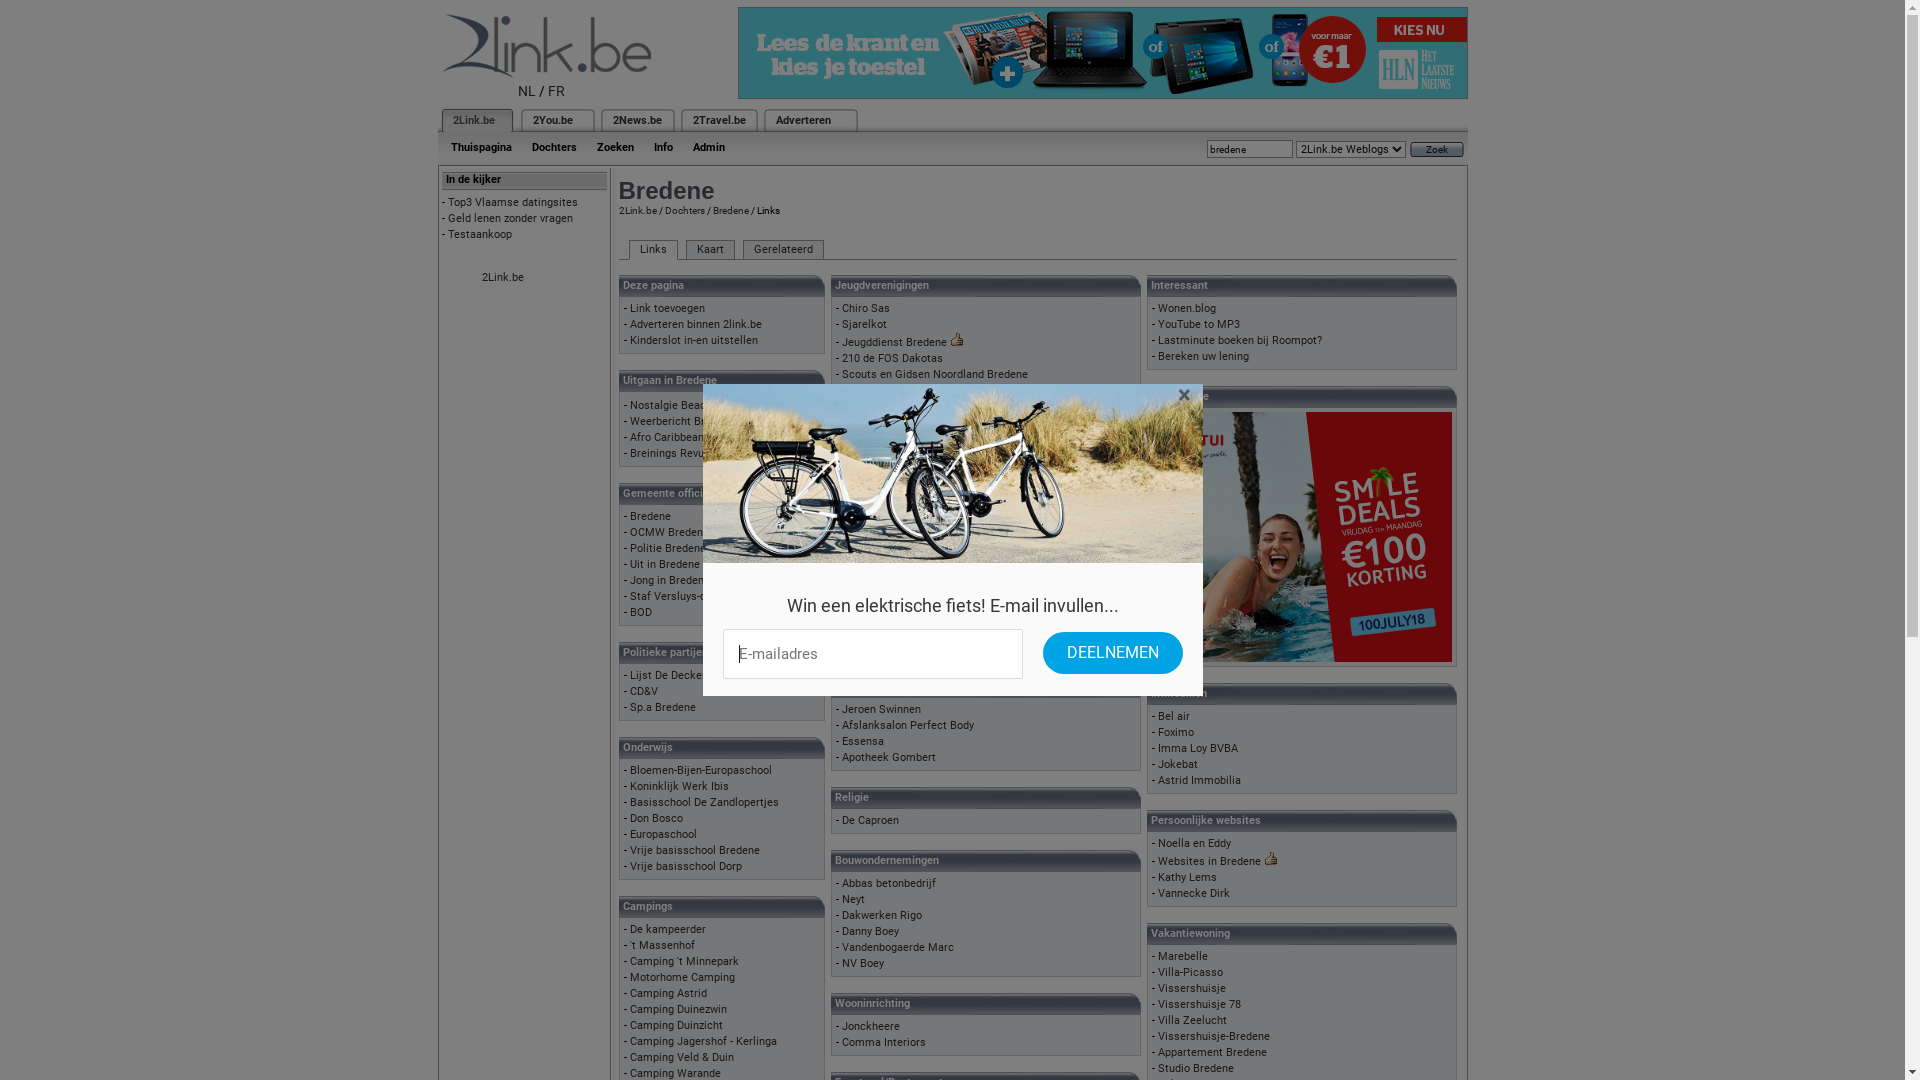 This screenshot has height=1080, width=1920. What do you see at coordinates (863, 741) in the screenshot?
I see `'Essensa'` at bounding box center [863, 741].